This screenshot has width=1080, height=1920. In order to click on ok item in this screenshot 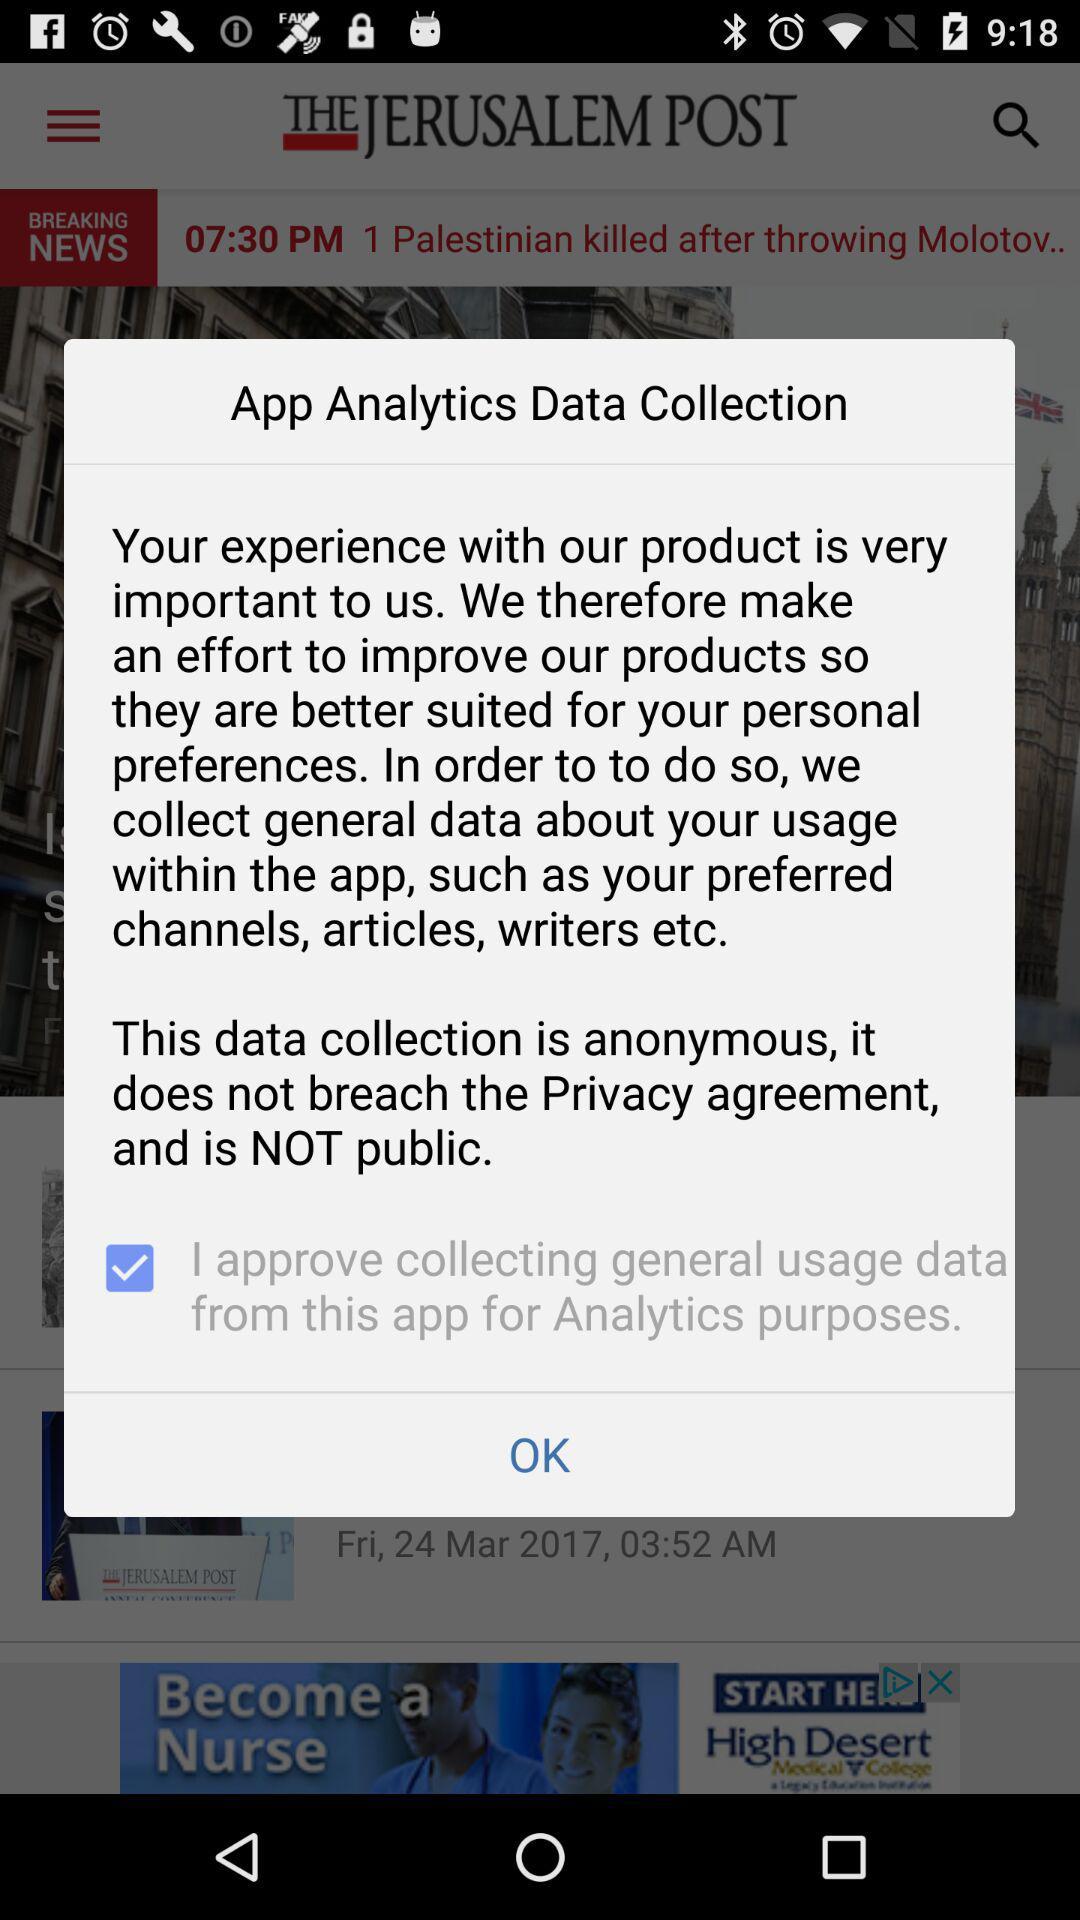, I will do `click(538, 1454)`.